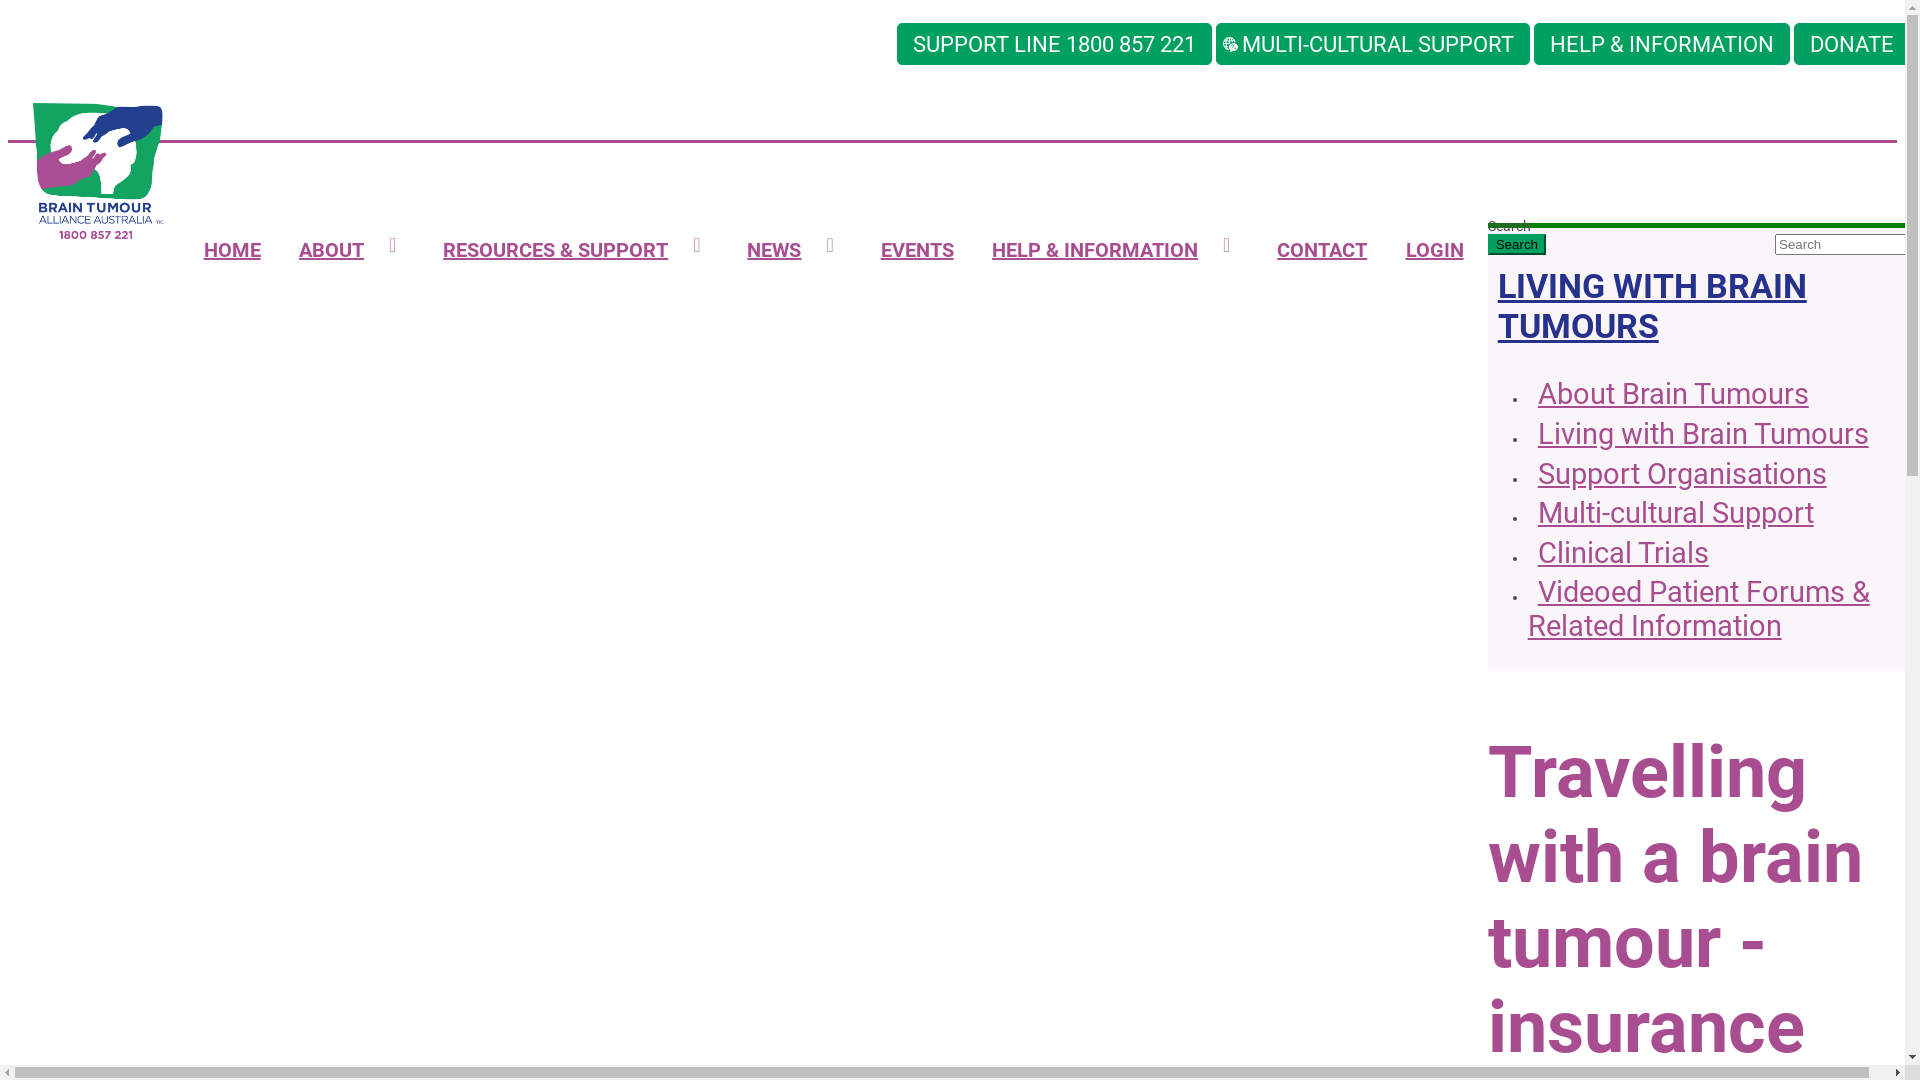 This screenshot has height=1080, width=1920. Describe the element at coordinates (1321, 249) in the screenshot. I see `'CONTACT'` at that location.